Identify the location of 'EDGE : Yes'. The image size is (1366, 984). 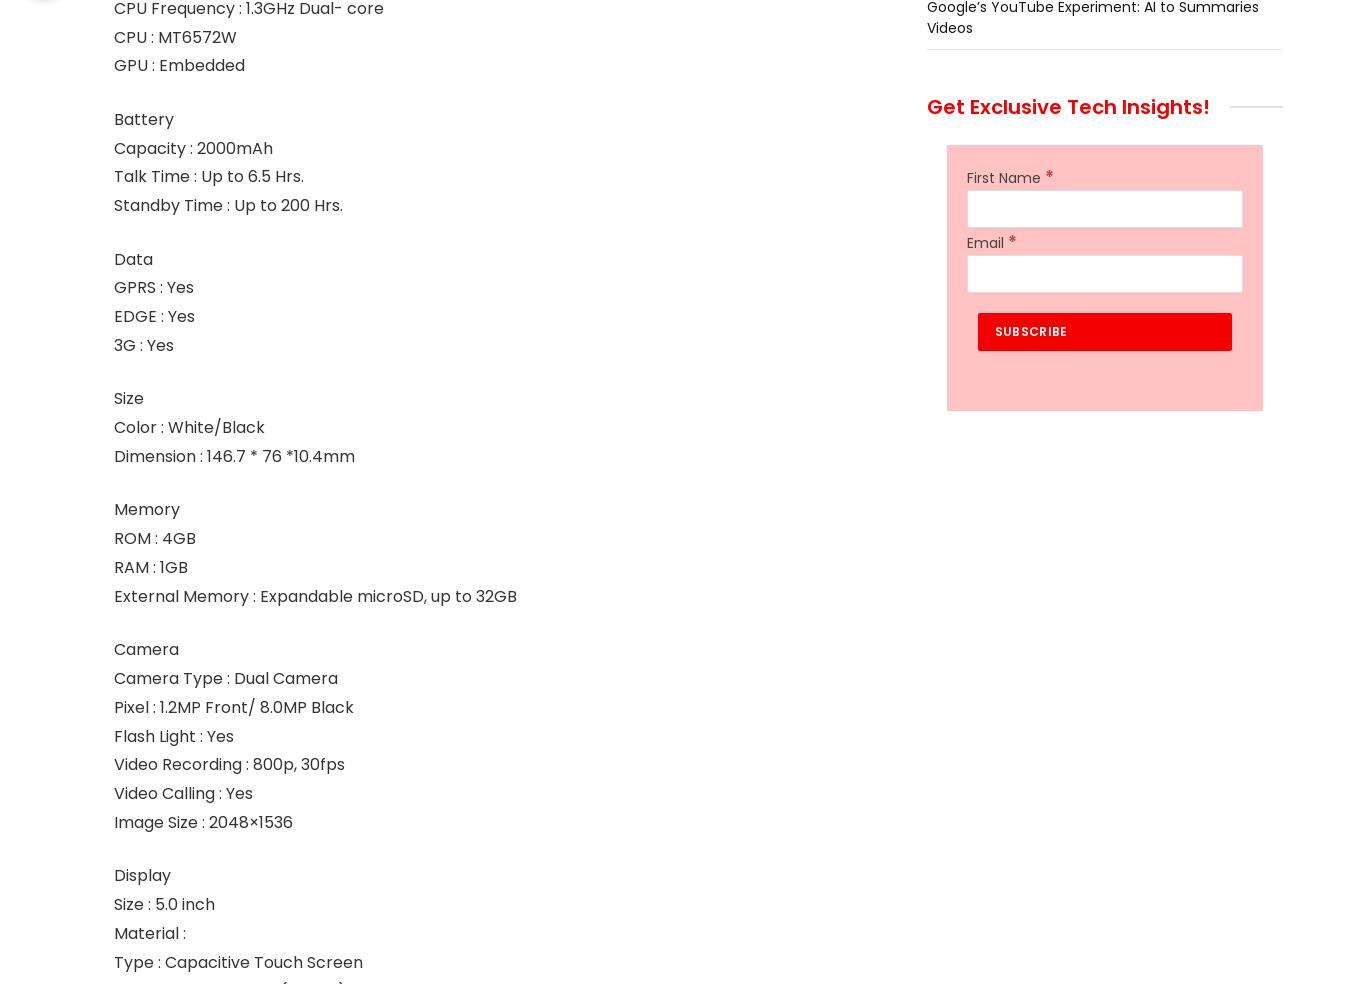
(114, 315).